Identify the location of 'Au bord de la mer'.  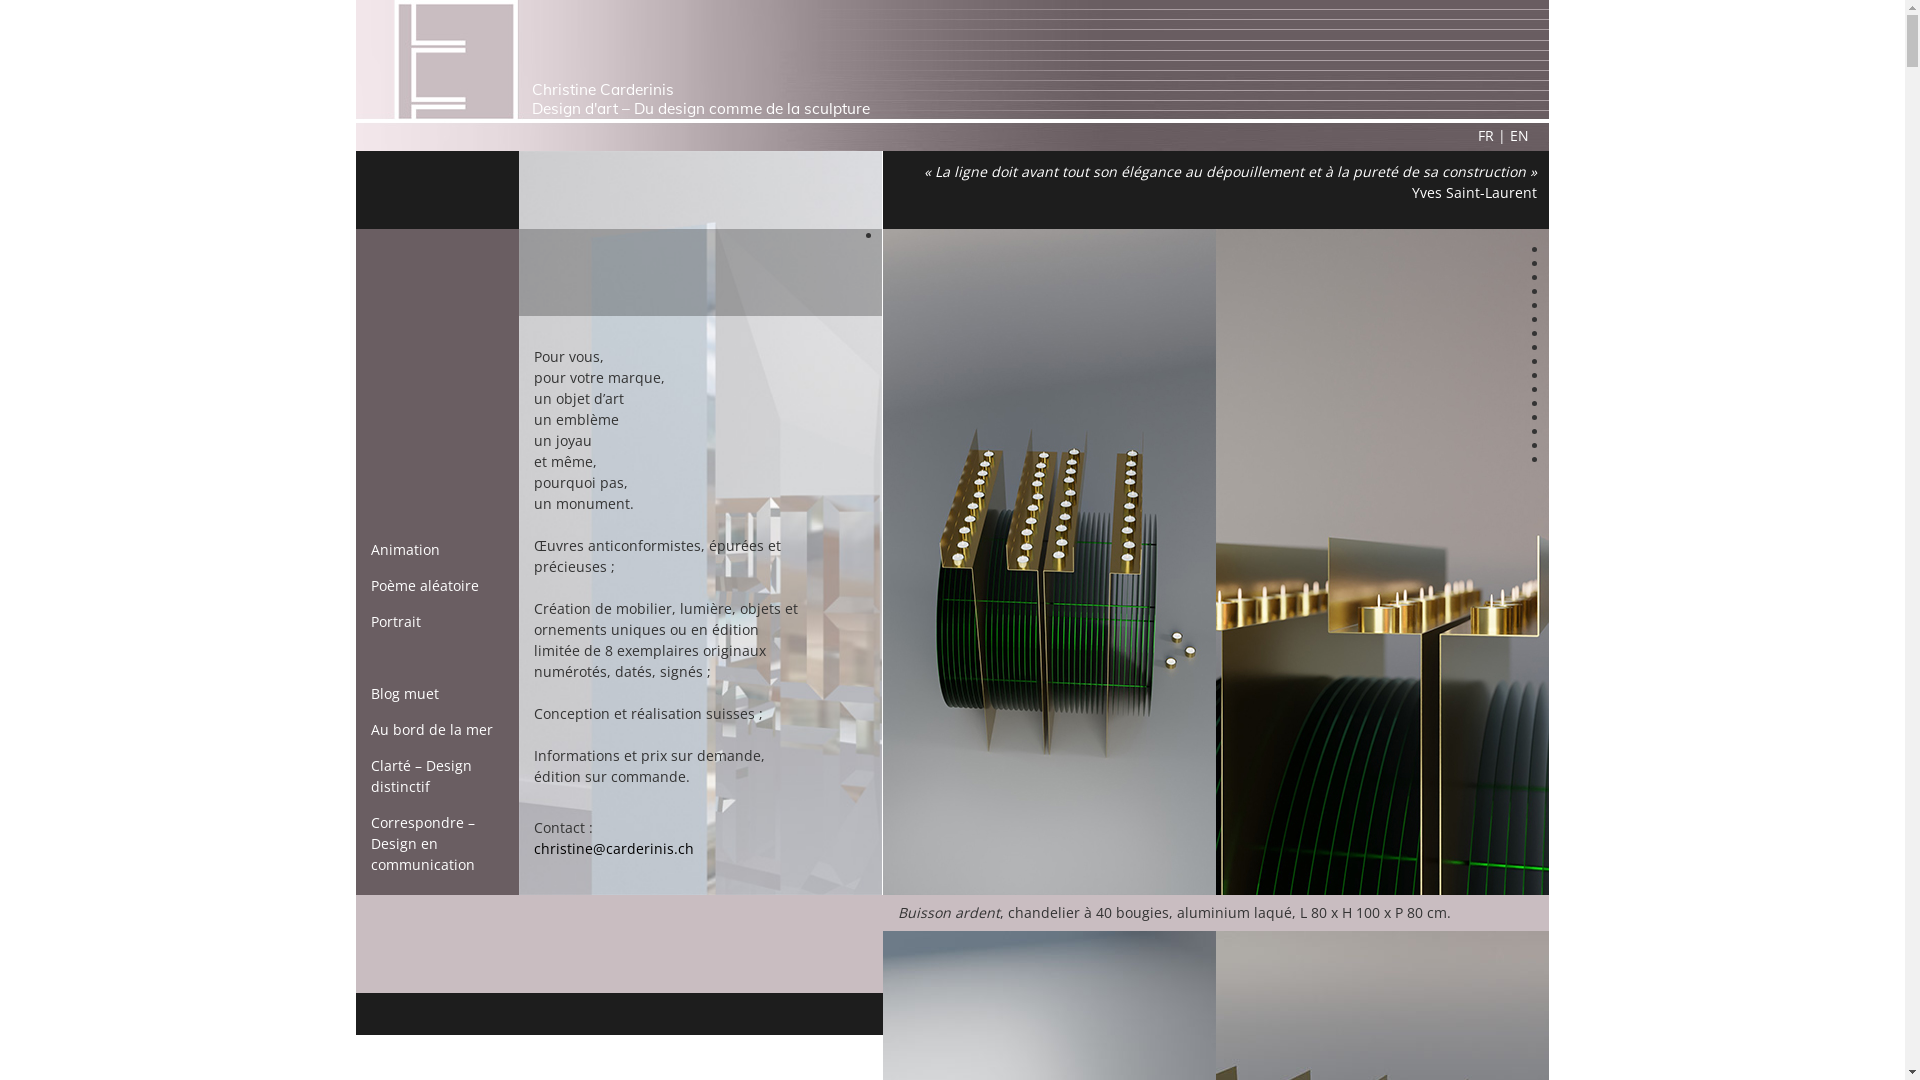
(431, 729).